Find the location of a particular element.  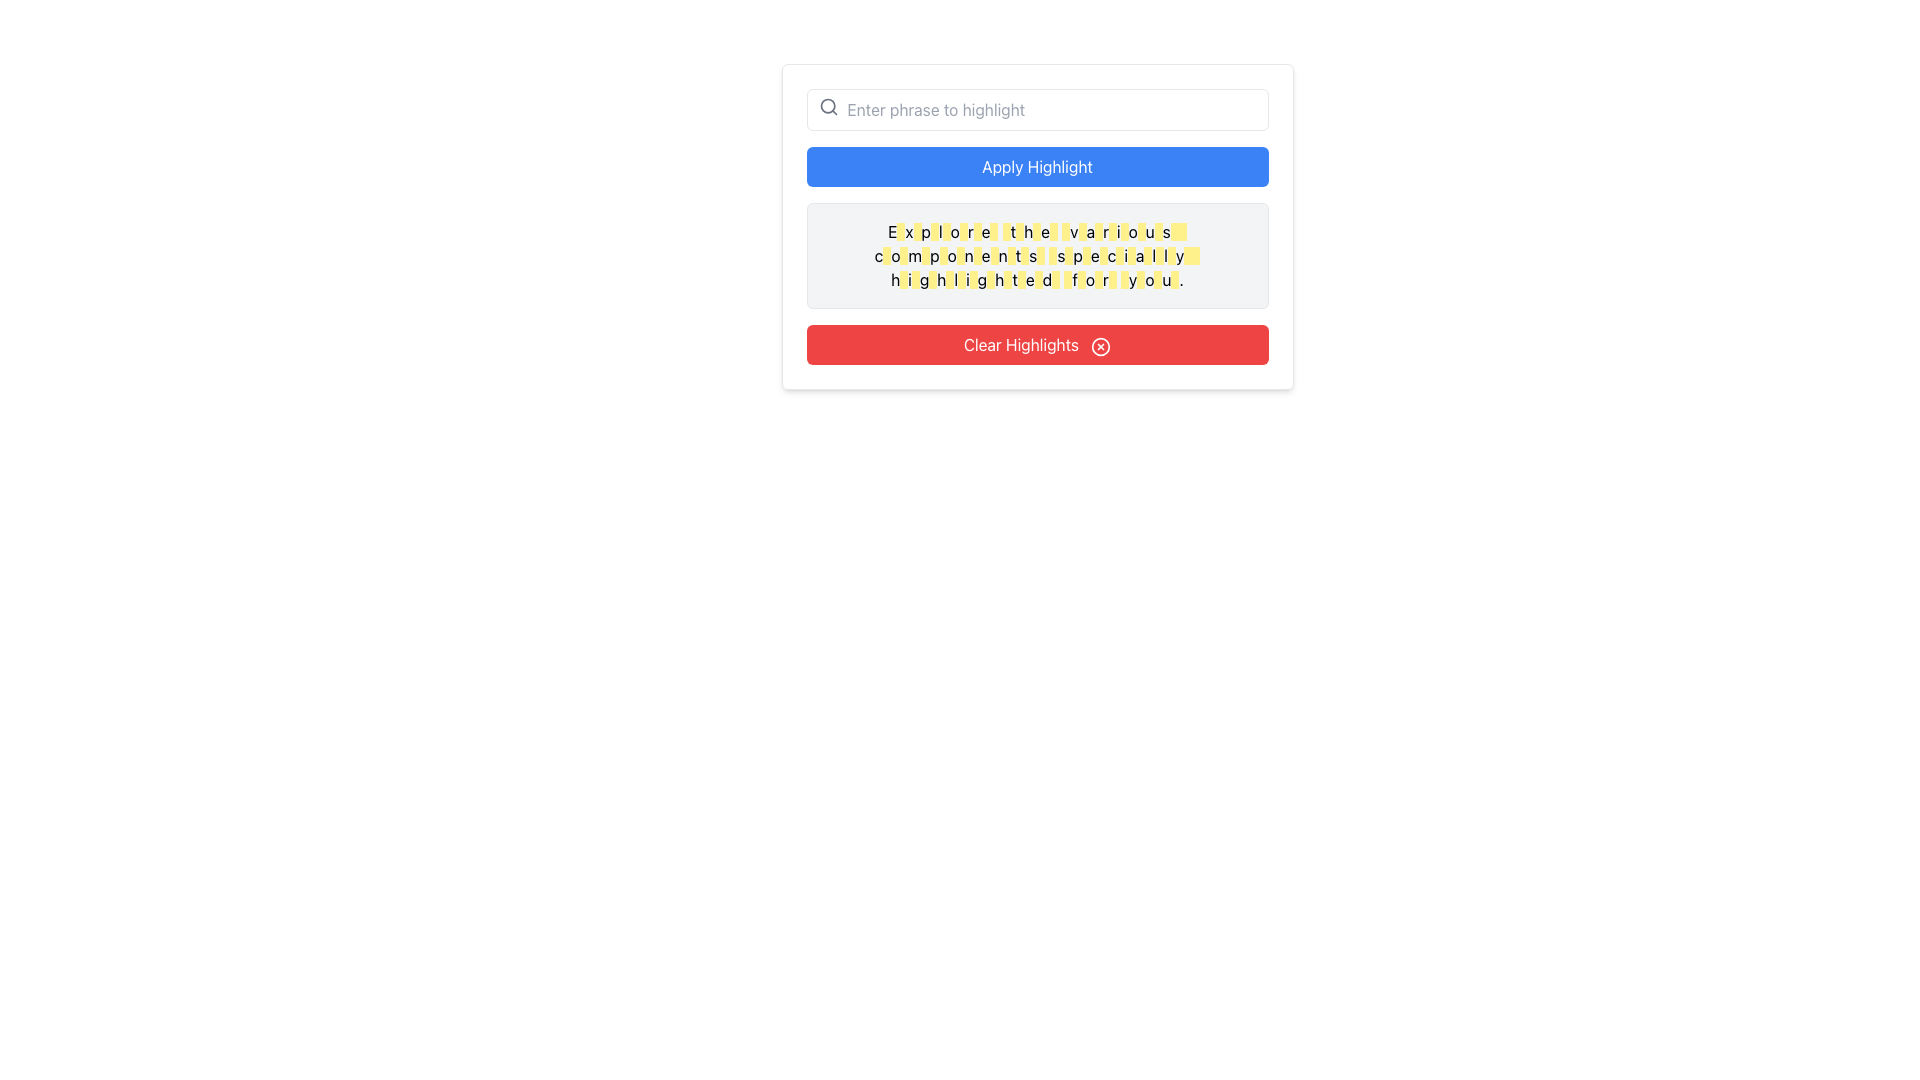

styles or attributes of the highlighted text segment with a yellow background and dark mustard text, which is the 10th inline component in the third line of highlighted structures is located at coordinates (1038, 280).